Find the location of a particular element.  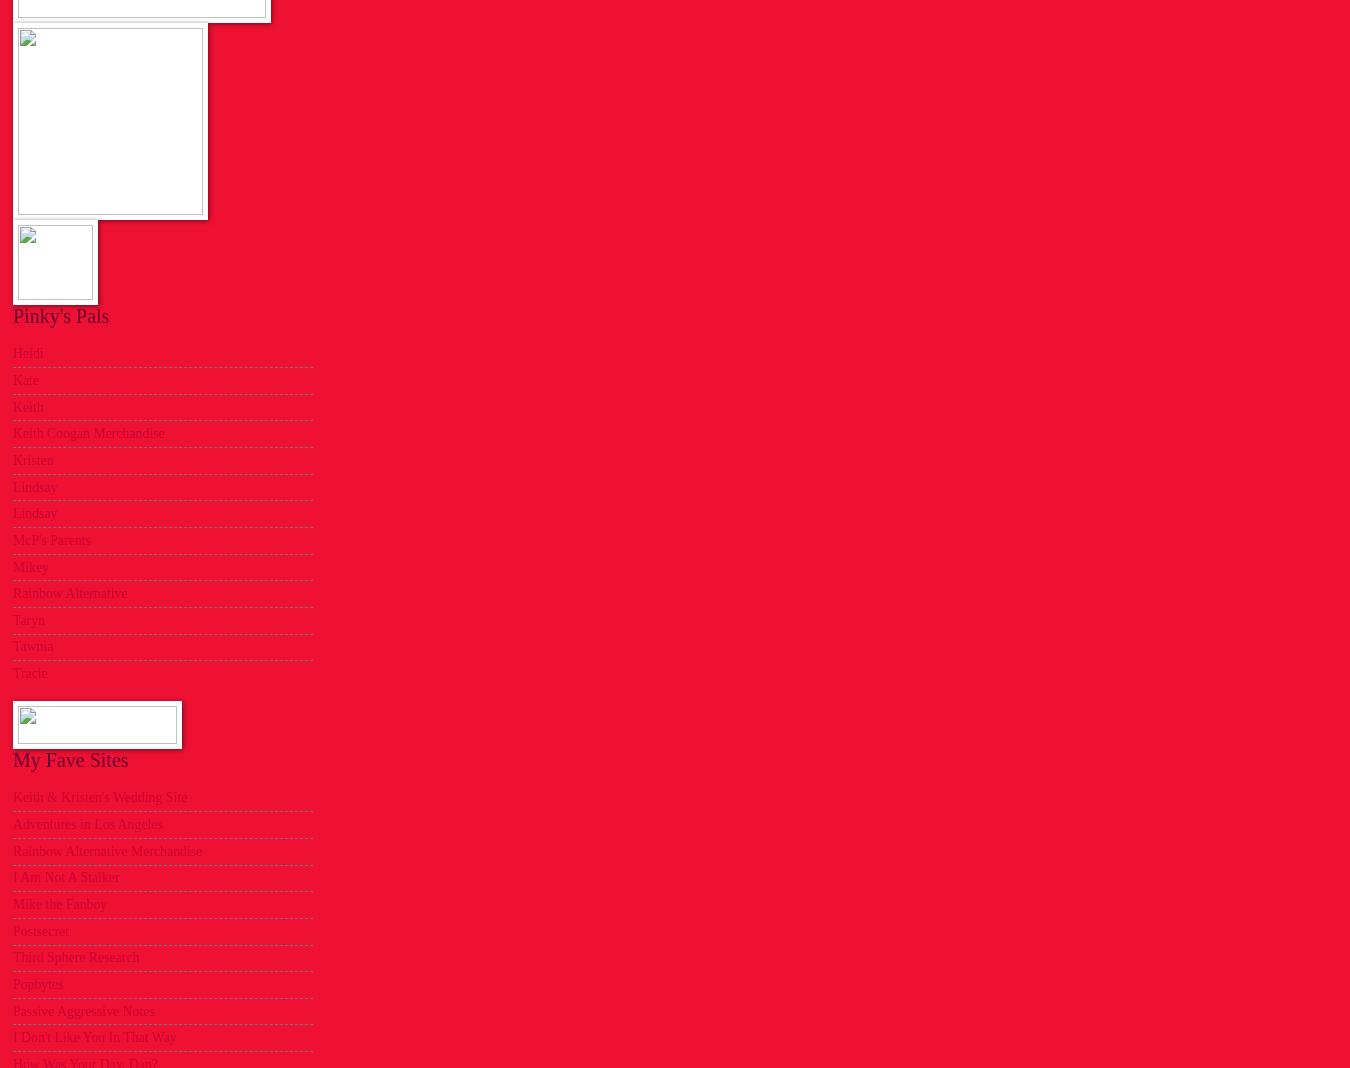

'Adventures in Los Angeles' is located at coordinates (86, 823).